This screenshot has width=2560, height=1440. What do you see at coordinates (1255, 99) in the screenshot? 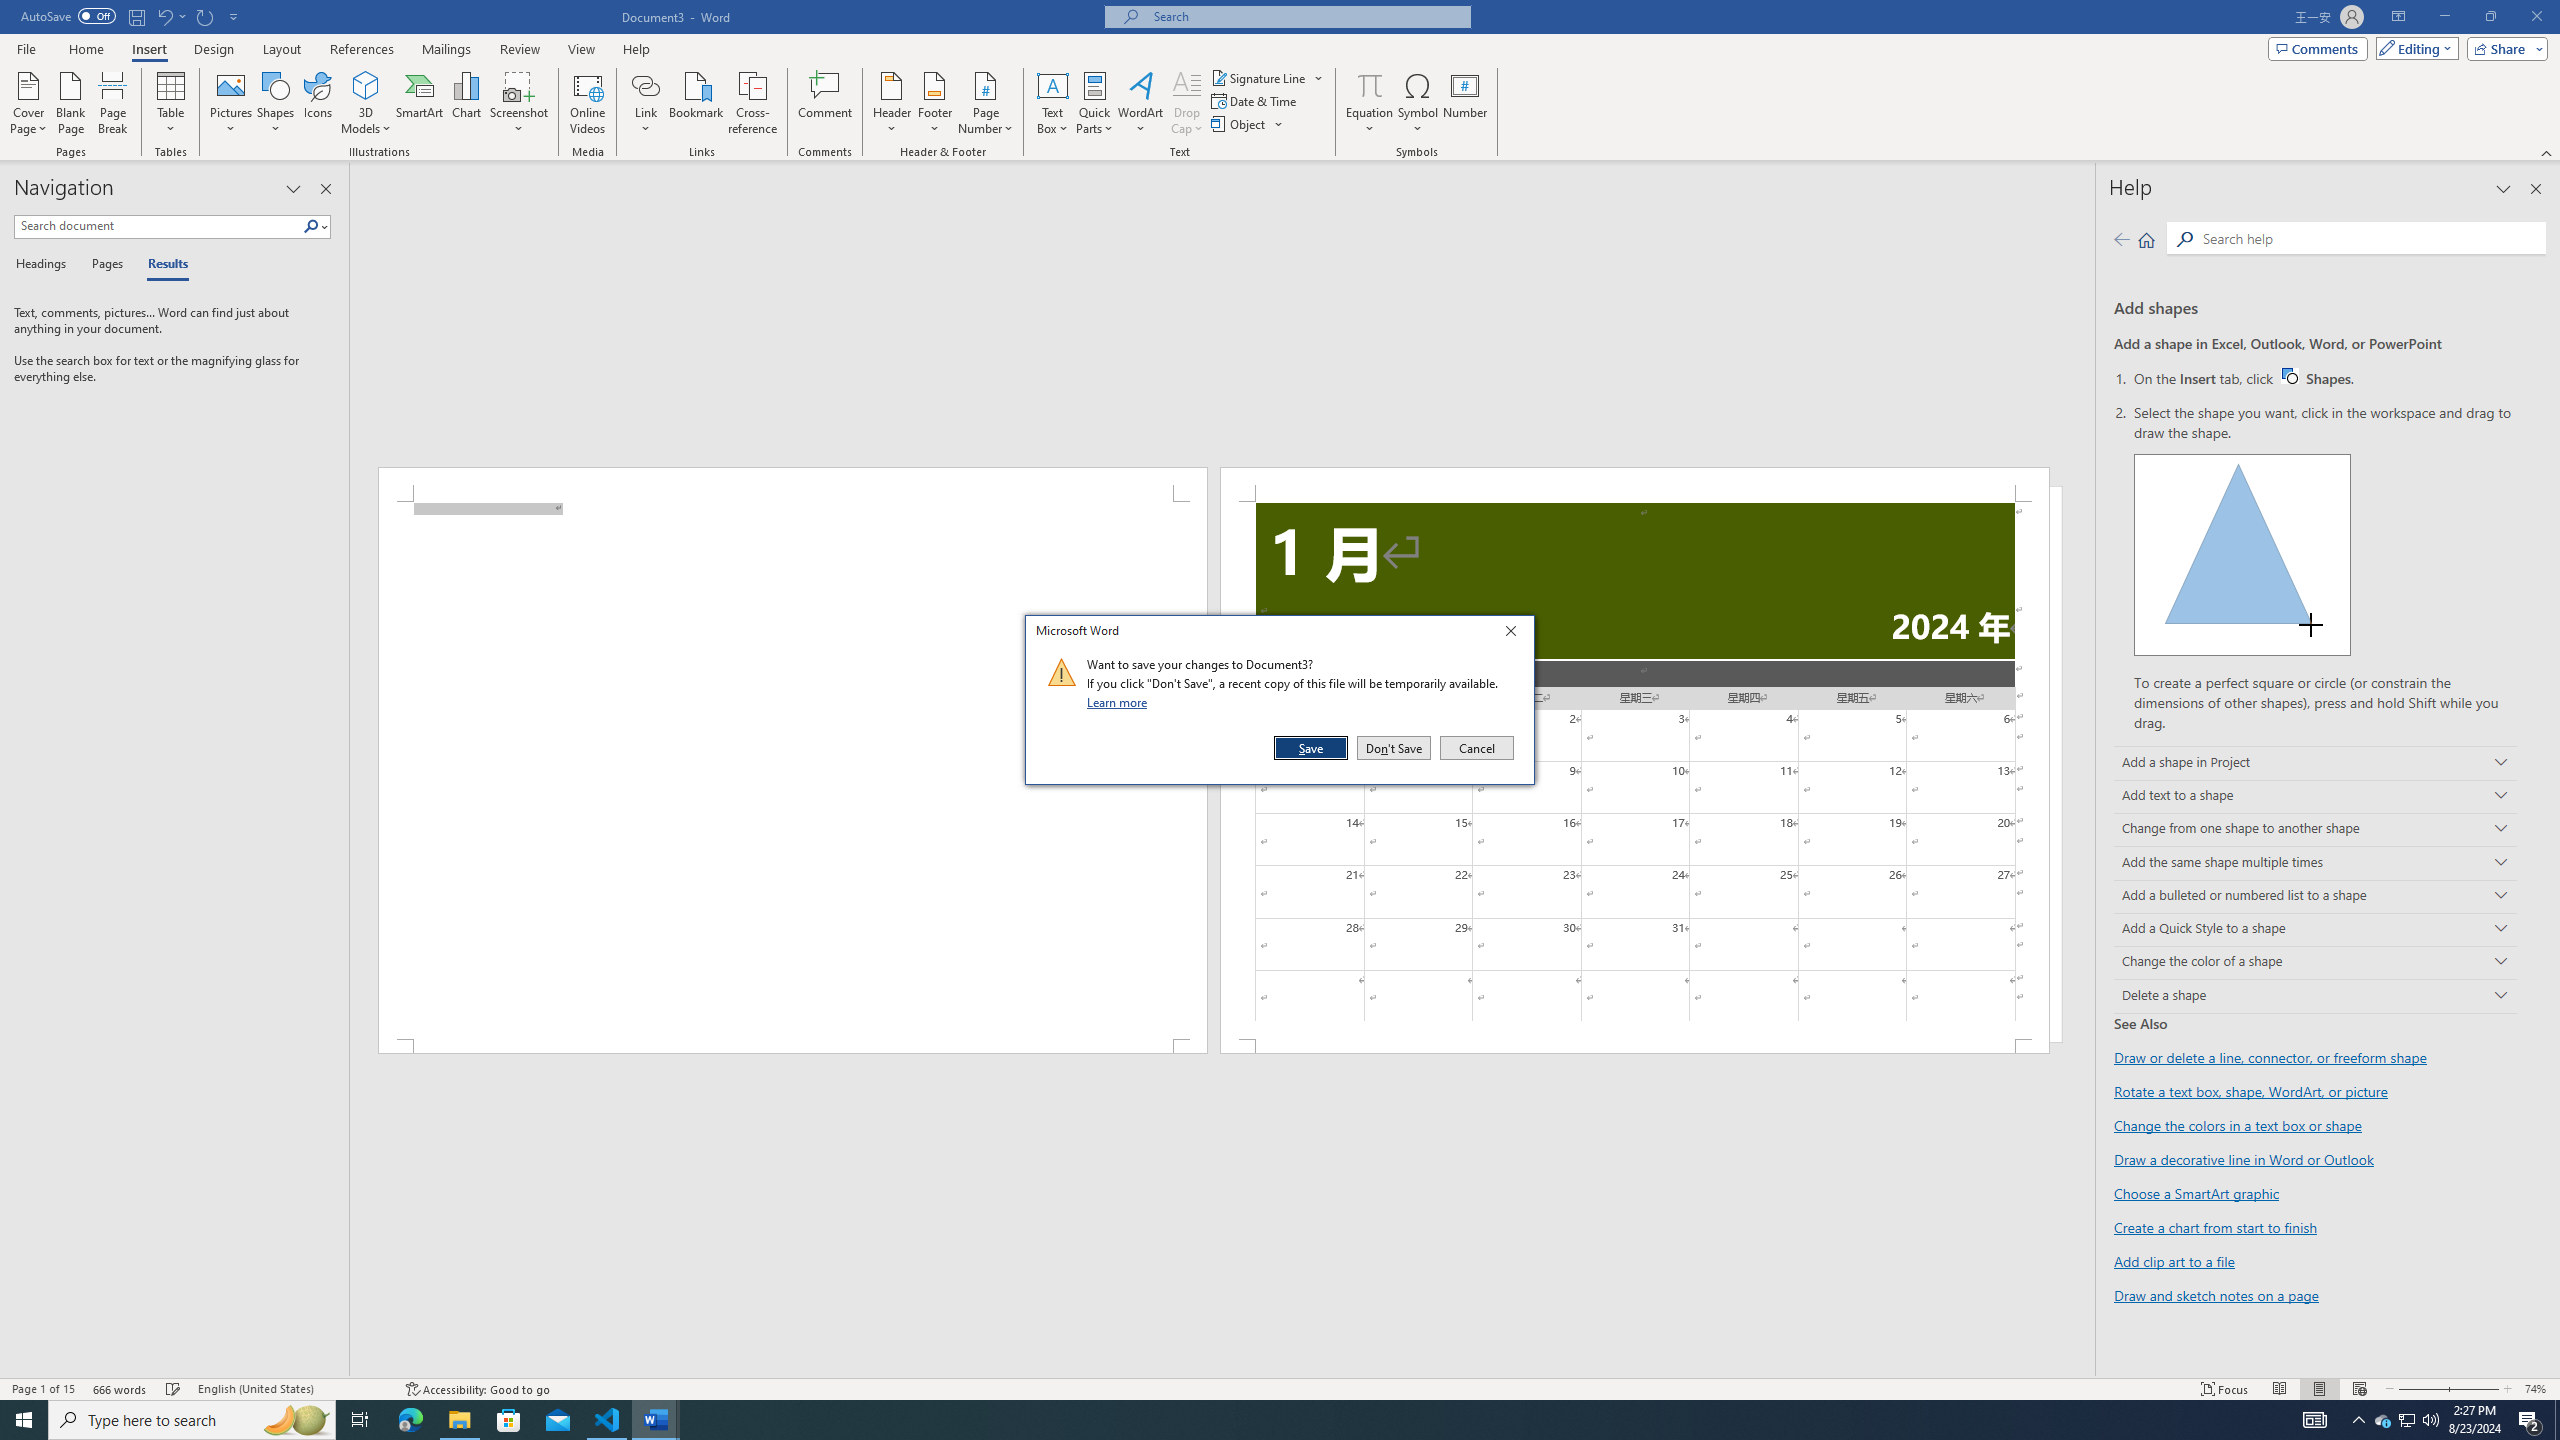
I see `'Date & Time...'` at bounding box center [1255, 99].